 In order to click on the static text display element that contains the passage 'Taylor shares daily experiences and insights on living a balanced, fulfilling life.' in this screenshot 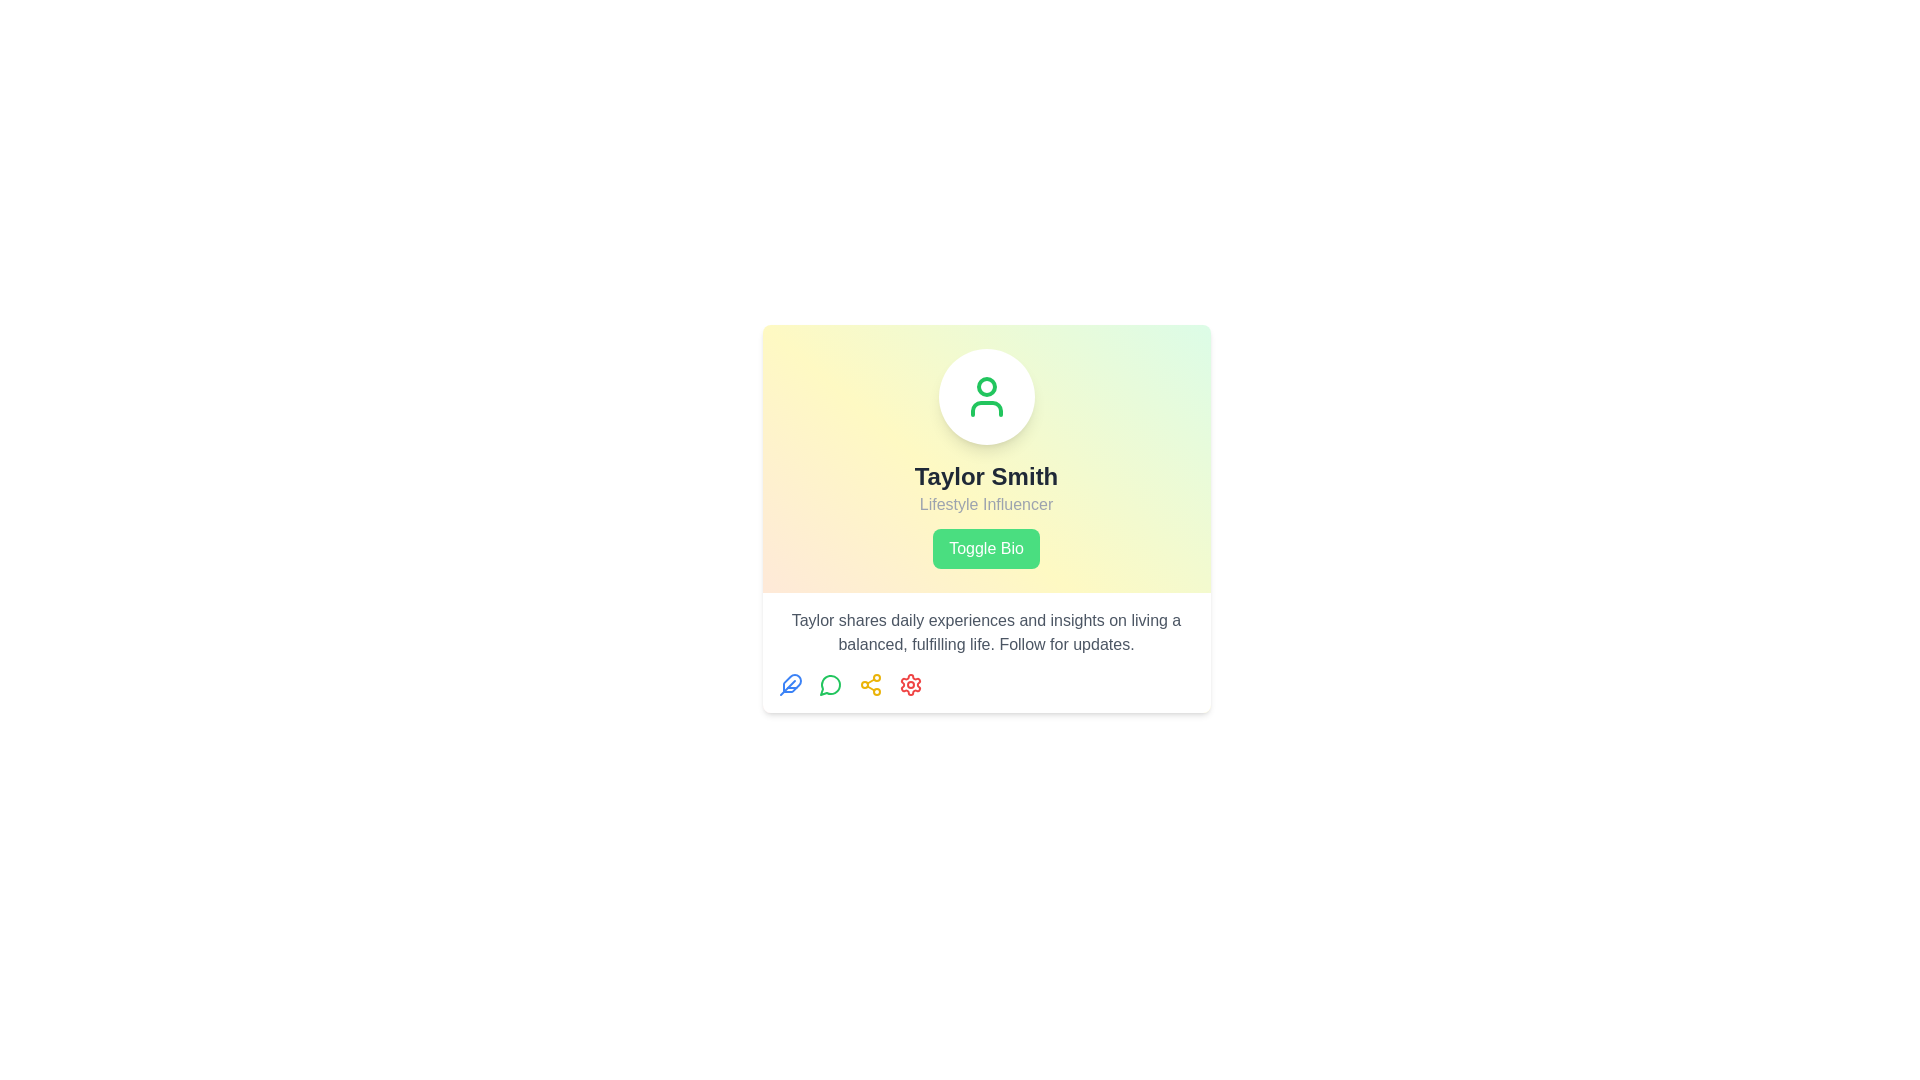, I will do `click(986, 652)`.